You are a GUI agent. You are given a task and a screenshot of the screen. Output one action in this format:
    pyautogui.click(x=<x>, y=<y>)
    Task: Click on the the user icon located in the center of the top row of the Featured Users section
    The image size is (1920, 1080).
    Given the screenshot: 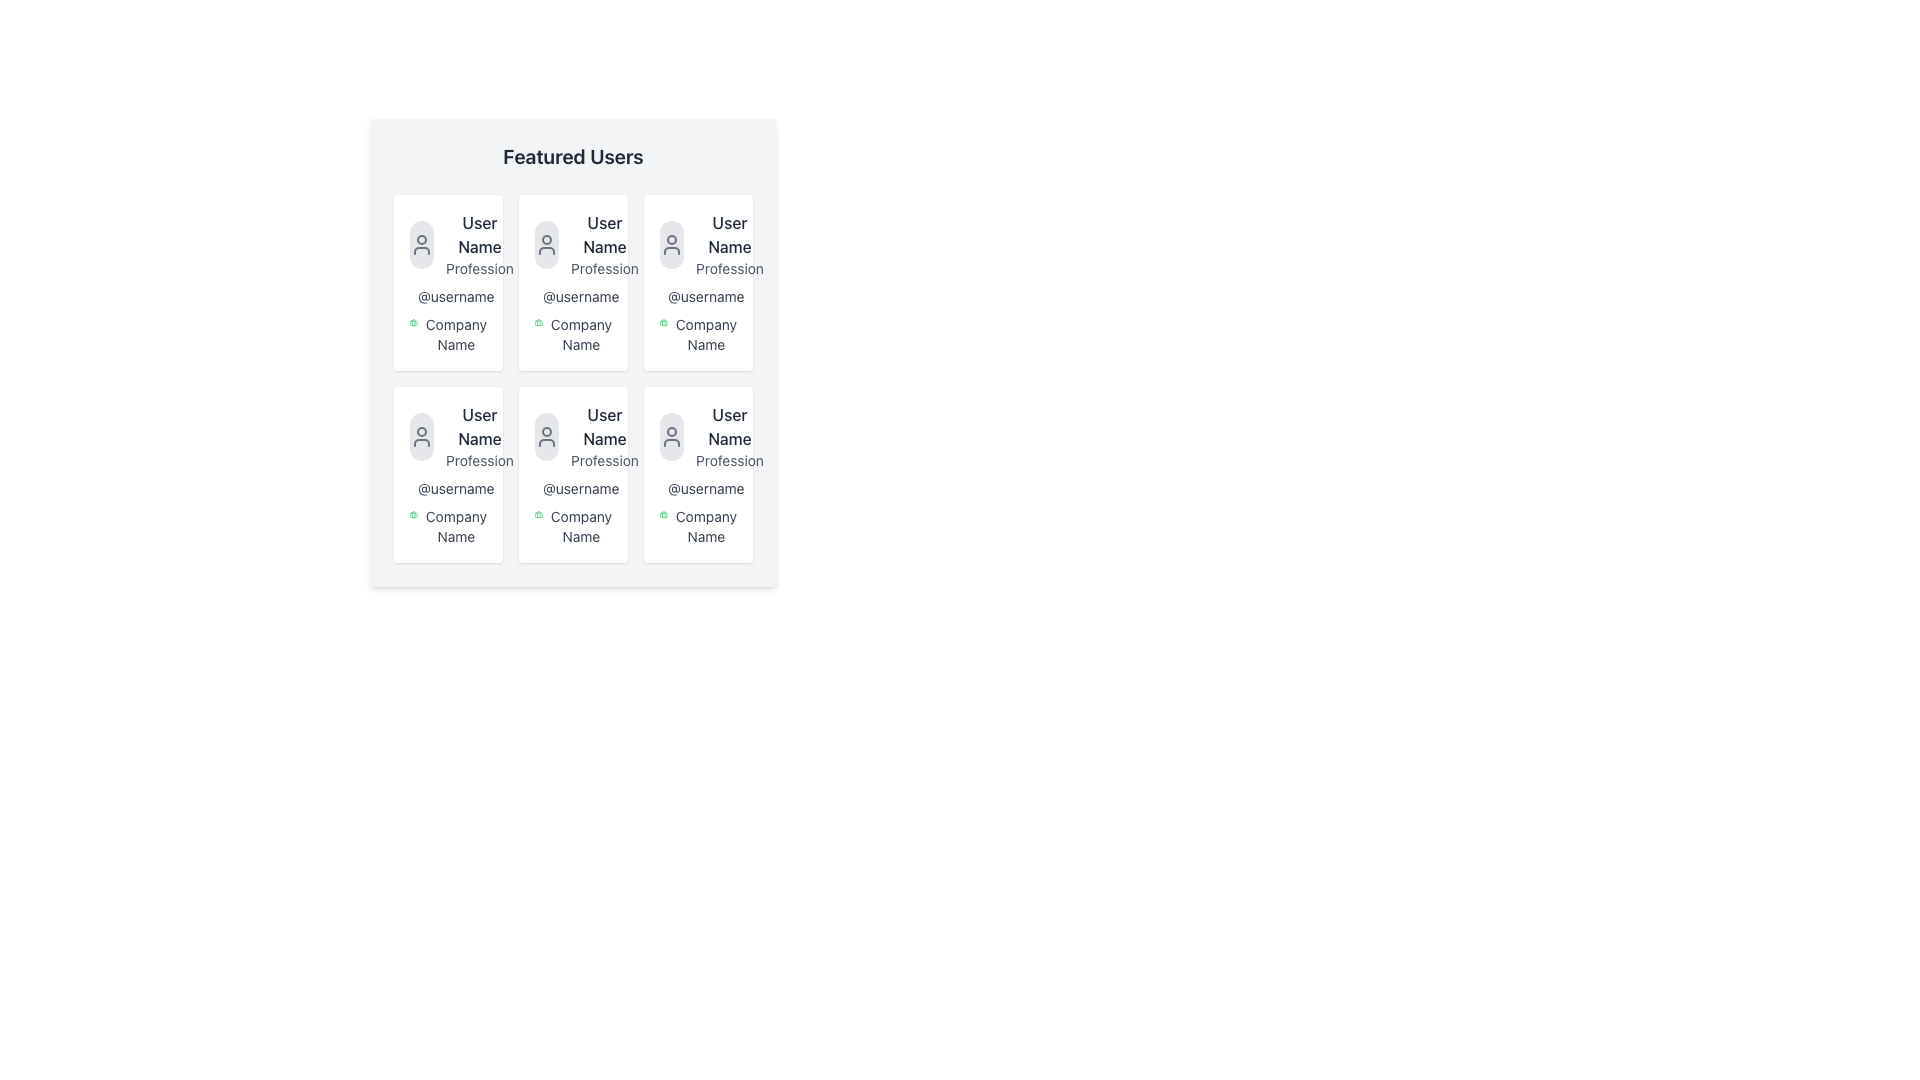 What is the action you would take?
    pyautogui.click(x=547, y=244)
    